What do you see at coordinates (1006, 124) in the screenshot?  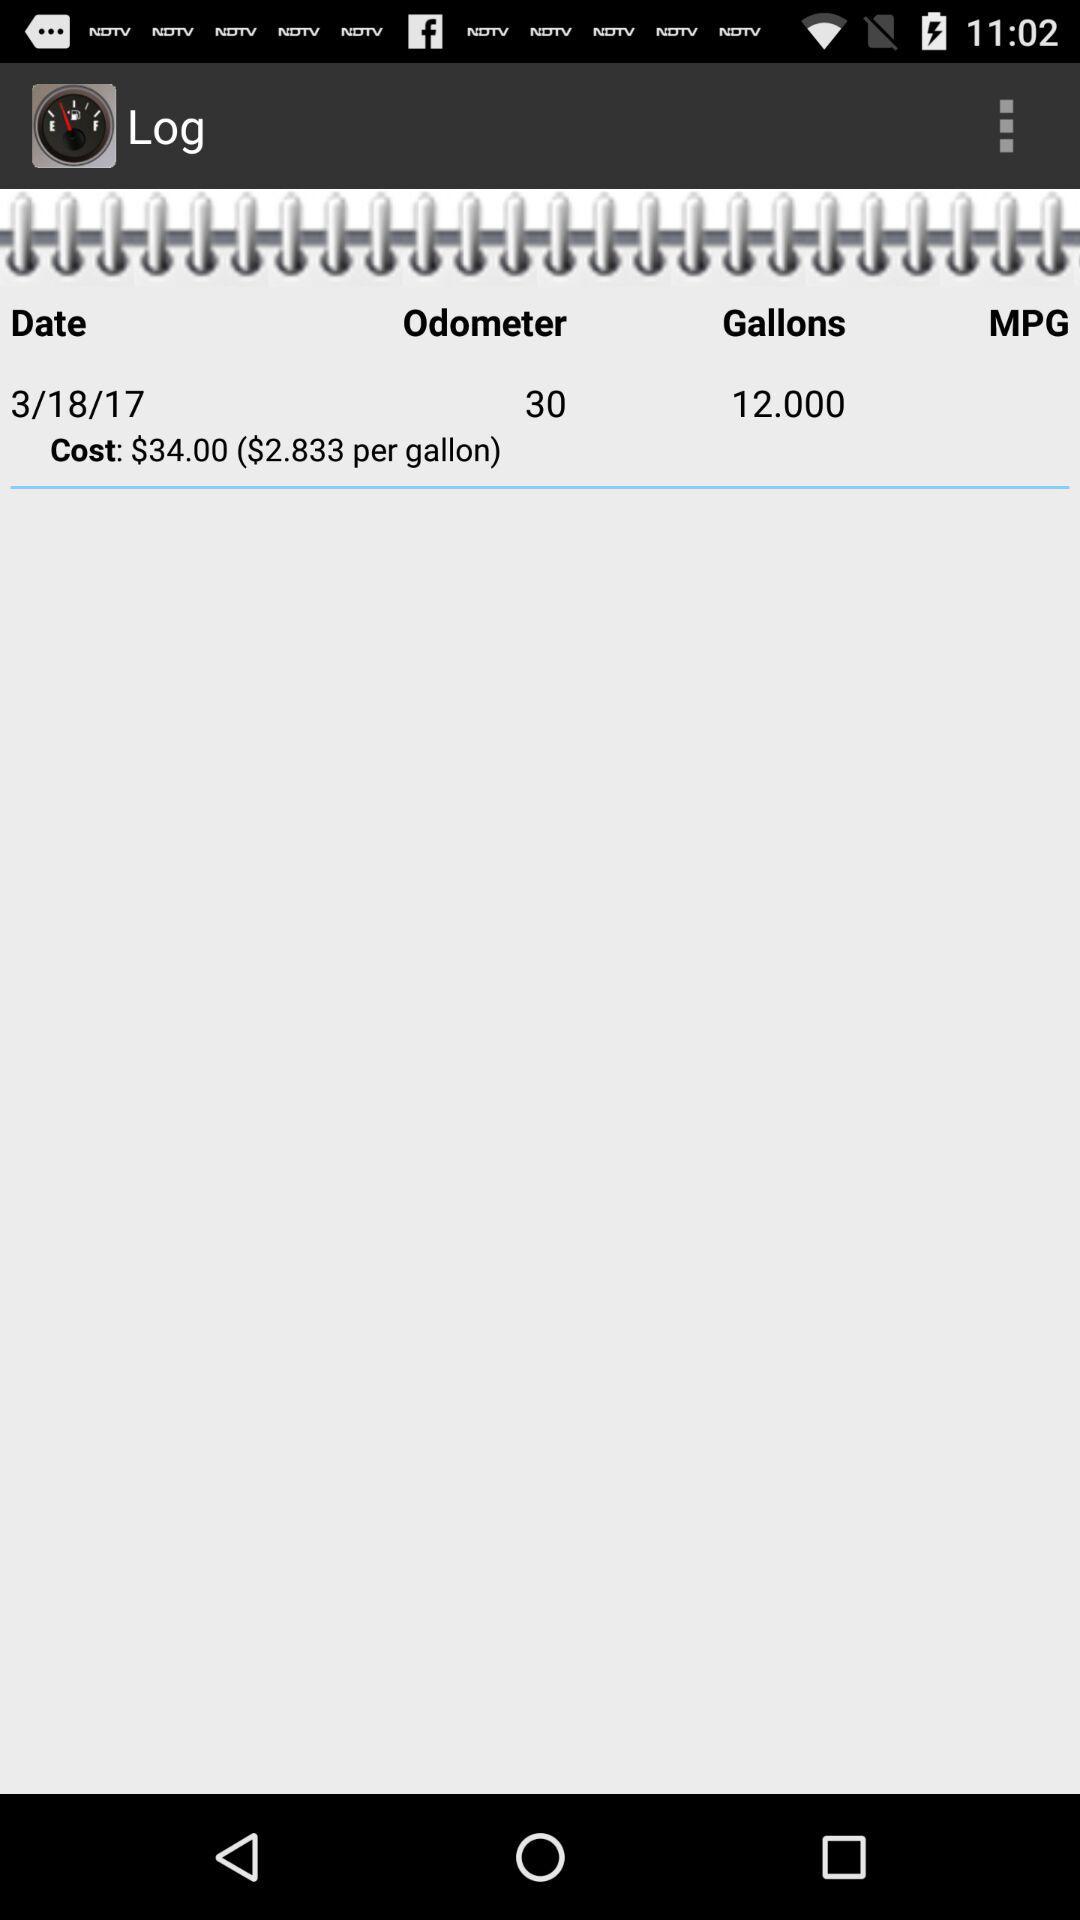 I see `additonal options` at bounding box center [1006, 124].